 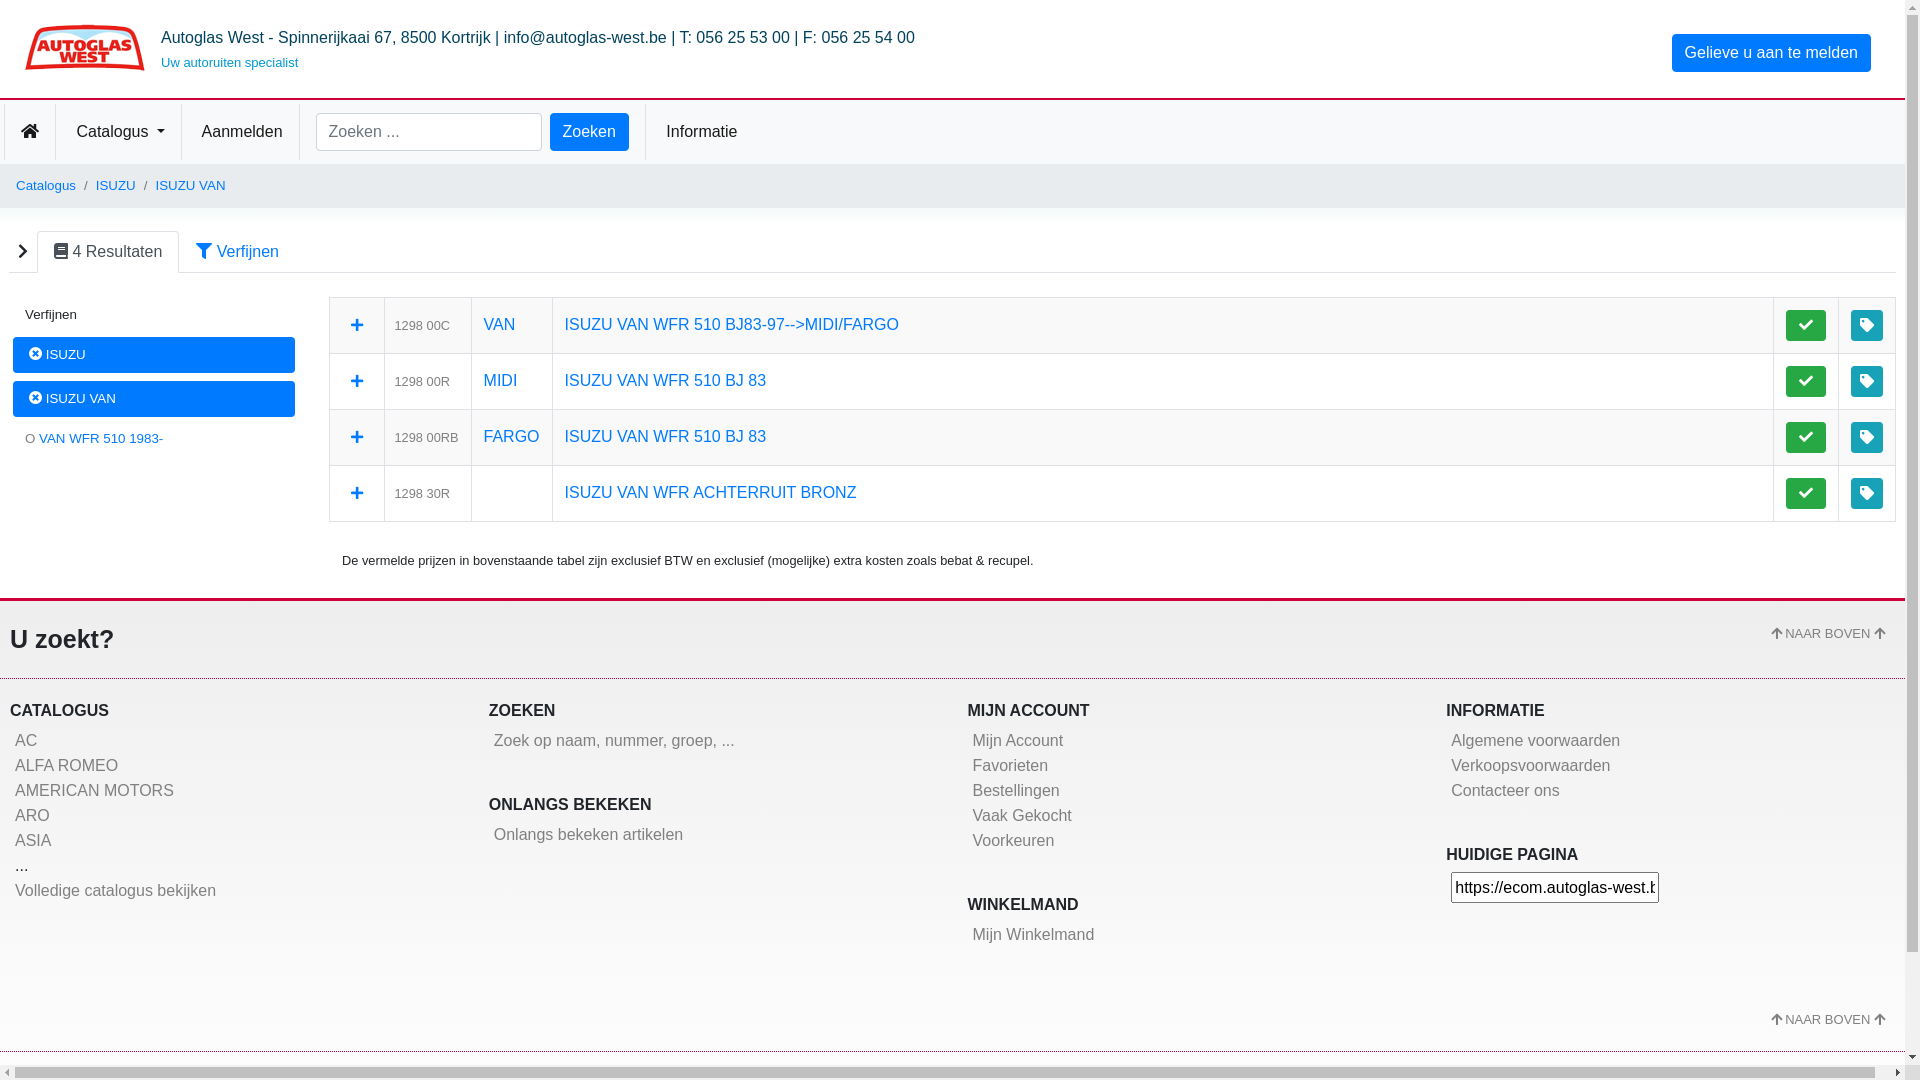 What do you see at coordinates (32, 815) in the screenshot?
I see `'ARO'` at bounding box center [32, 815].